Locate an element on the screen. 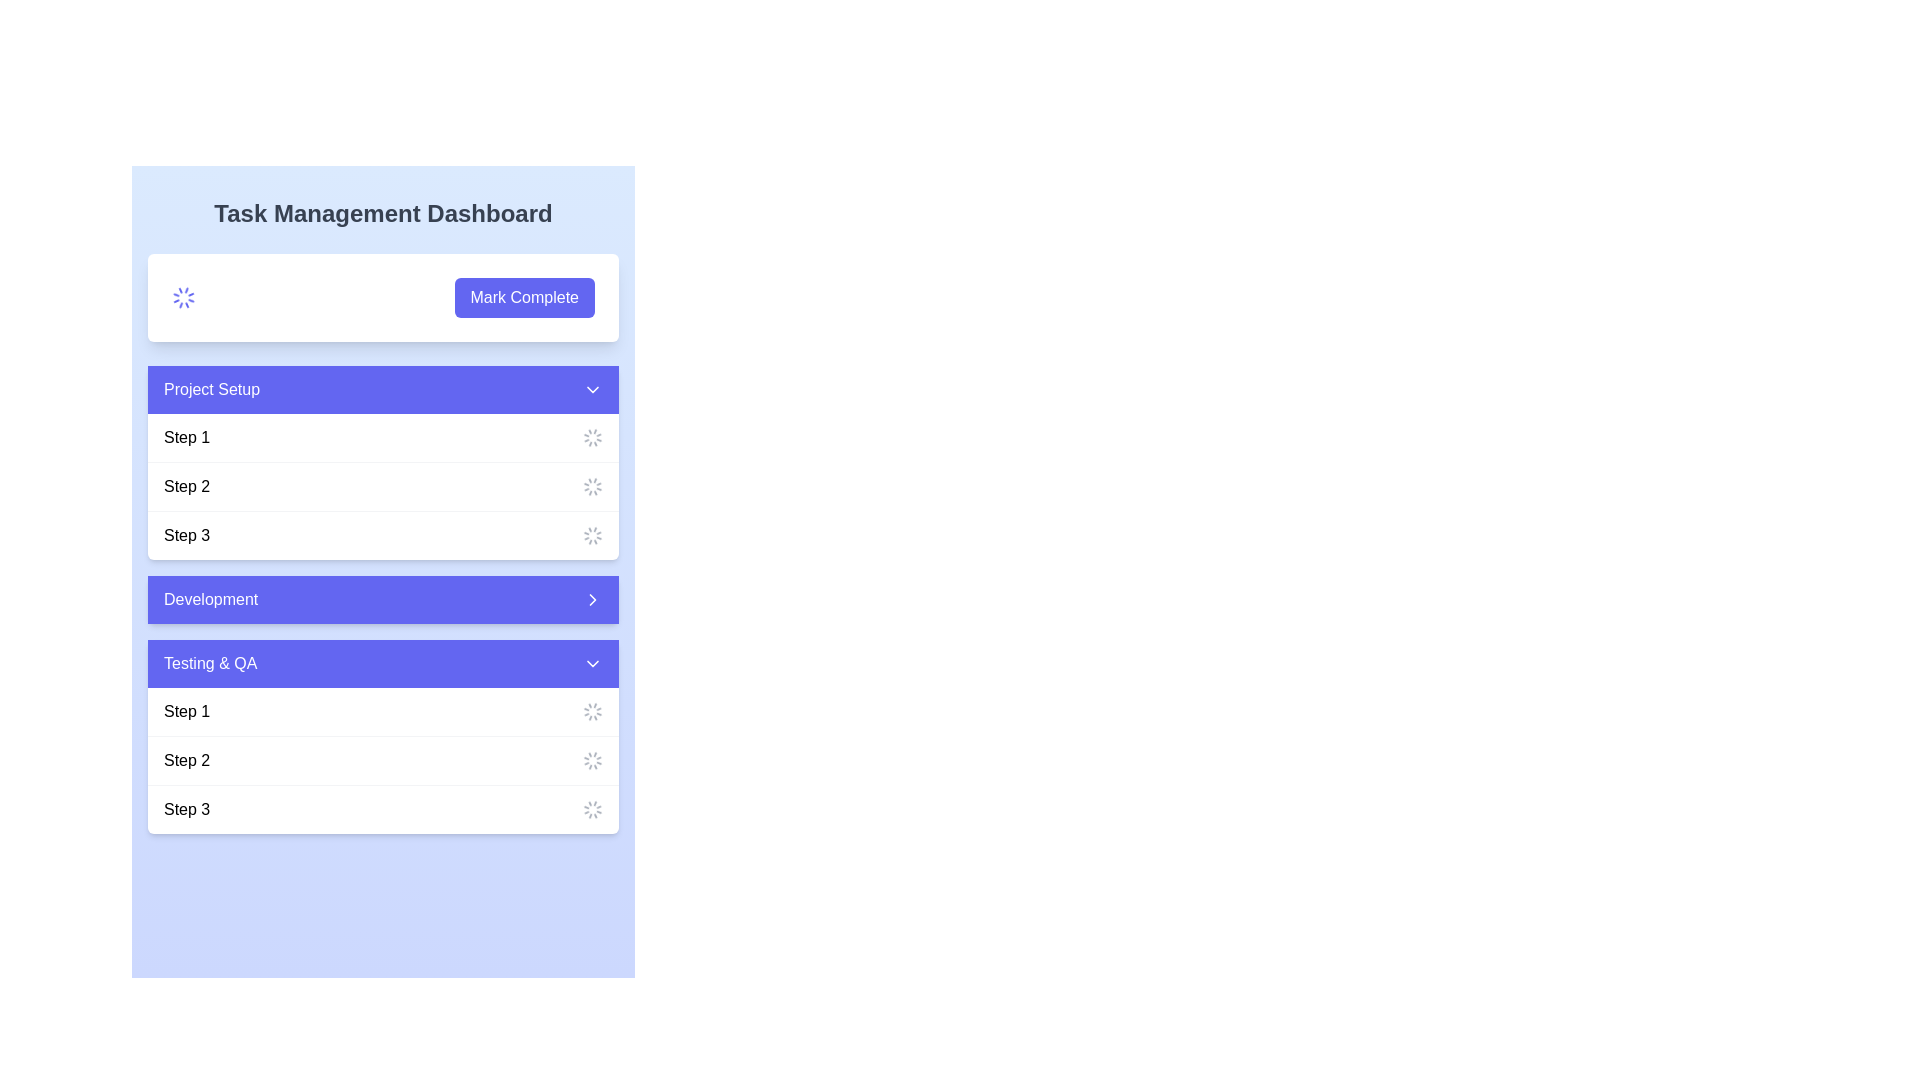  the rotating loader icon located at the far right end of the row labeled 'Step 1' in the 'Project Setup' section is located at coordinates (592, 437).